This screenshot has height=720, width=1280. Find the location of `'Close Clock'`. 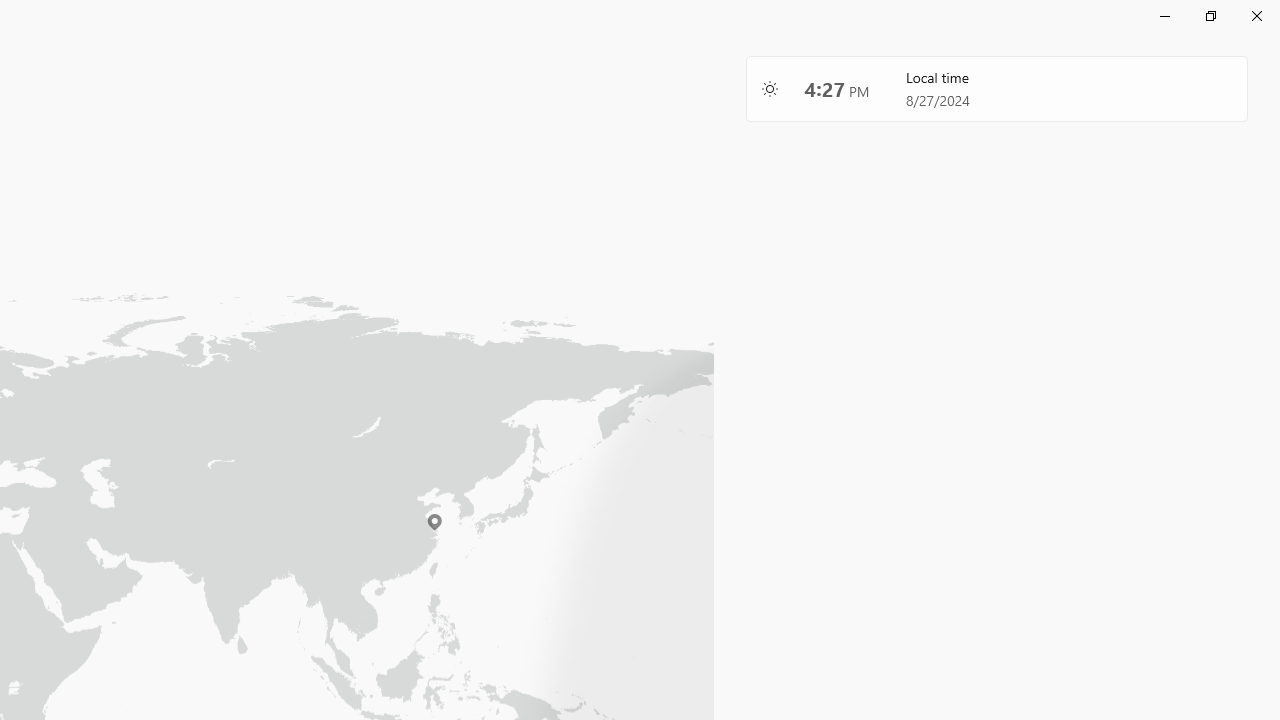

'Close Clock' is located at coordinates (1255, 15).